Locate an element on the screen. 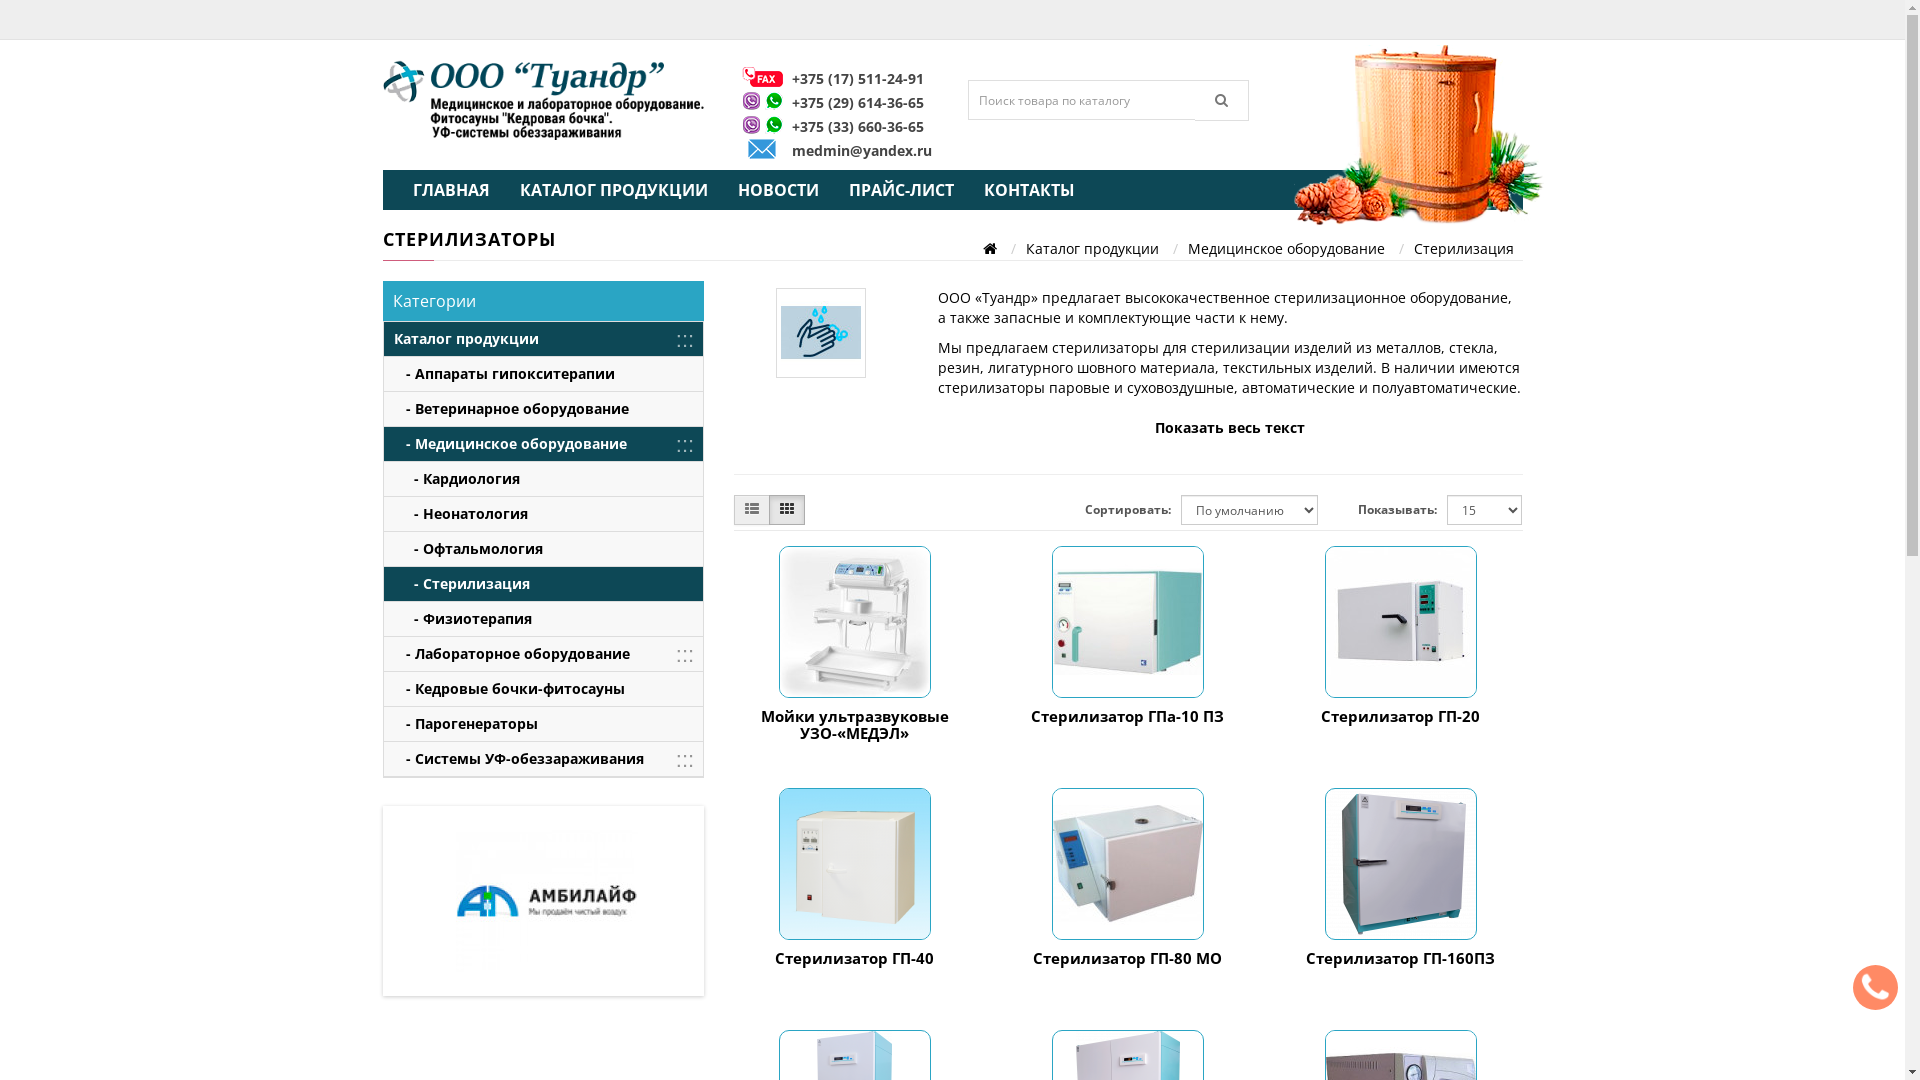  'medmin@yandex.ru' is located at coordinates (862, 149).